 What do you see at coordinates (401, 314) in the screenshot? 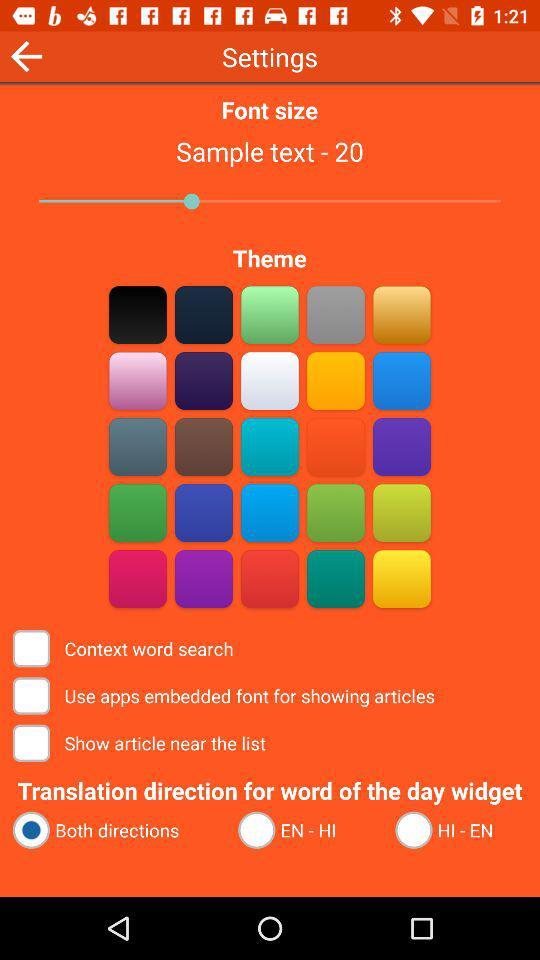
I see `light brown option` at bounding box center [401, 314].